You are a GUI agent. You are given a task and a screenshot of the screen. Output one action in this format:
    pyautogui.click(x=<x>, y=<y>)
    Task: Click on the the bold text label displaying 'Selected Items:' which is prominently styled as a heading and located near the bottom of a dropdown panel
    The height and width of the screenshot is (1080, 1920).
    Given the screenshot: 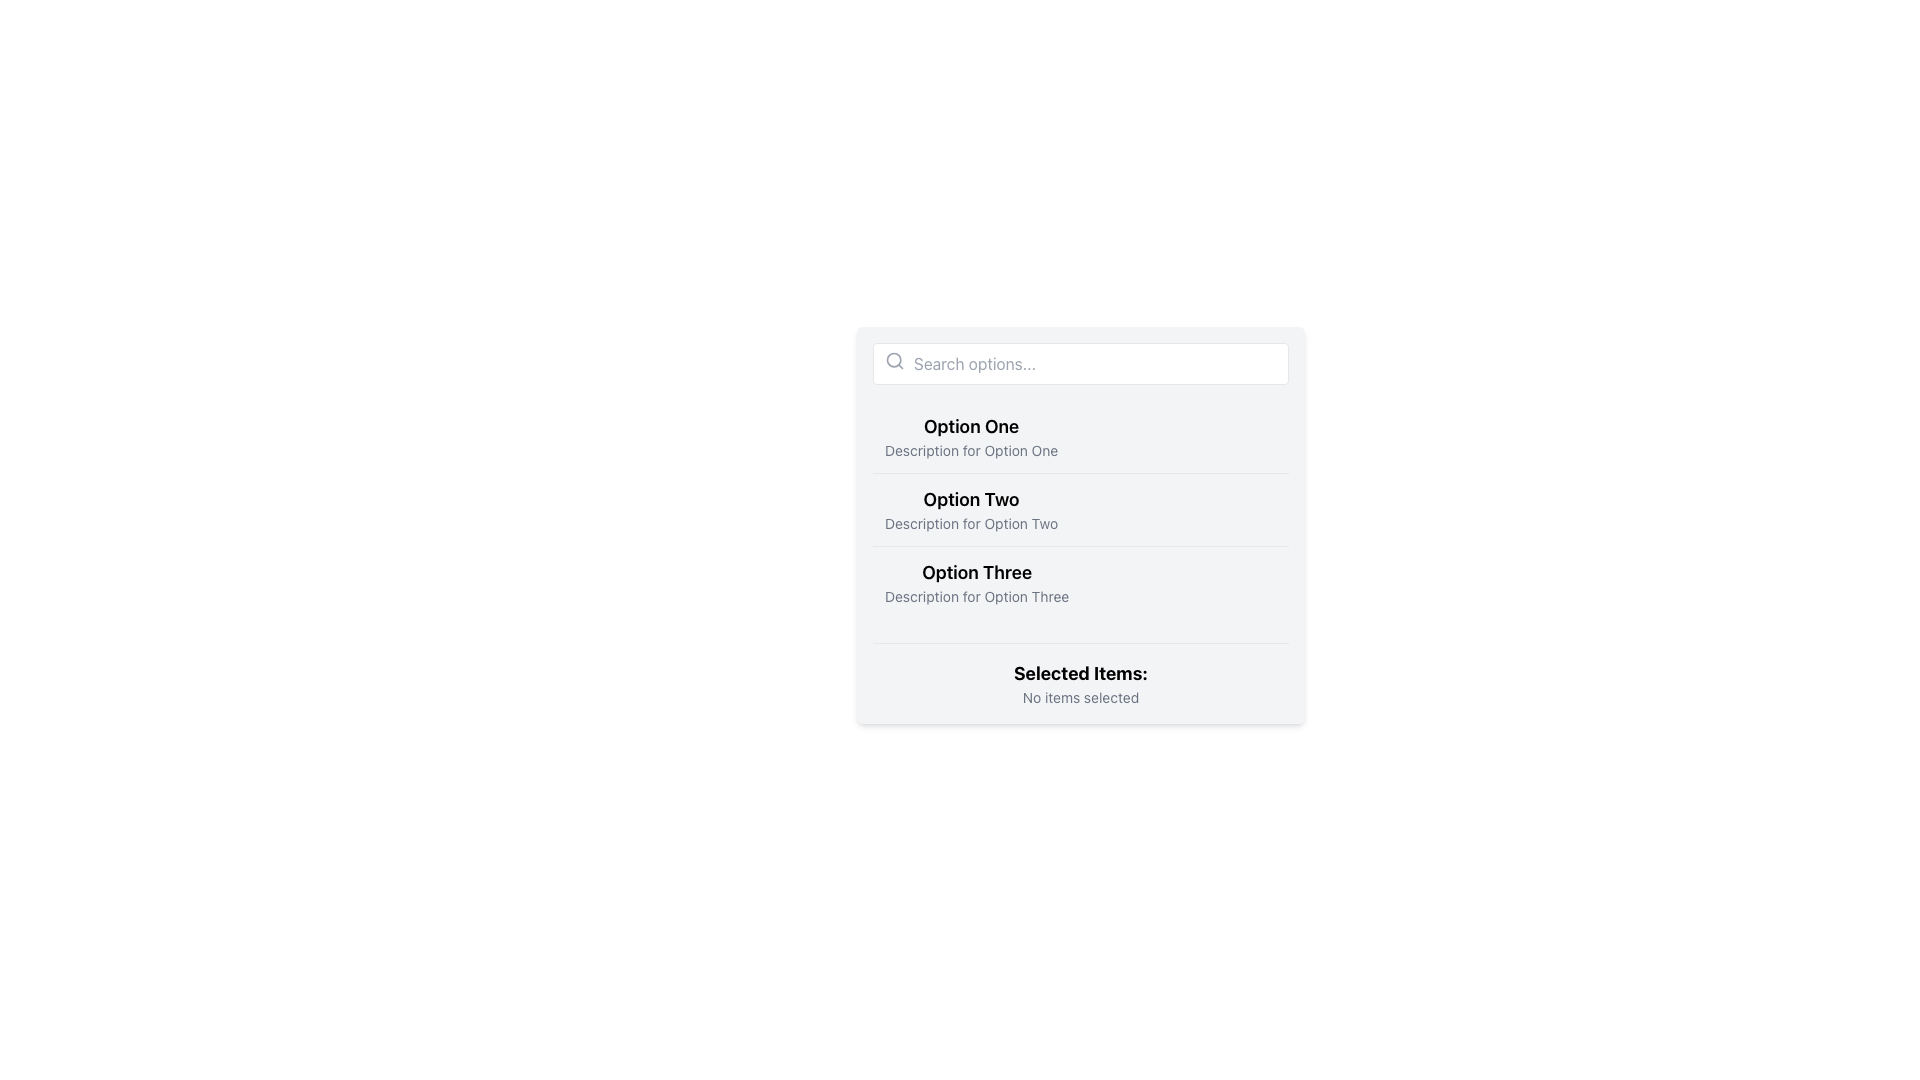 What is the action you would take?
    pyautogui.click(x=1079, y=674)
    